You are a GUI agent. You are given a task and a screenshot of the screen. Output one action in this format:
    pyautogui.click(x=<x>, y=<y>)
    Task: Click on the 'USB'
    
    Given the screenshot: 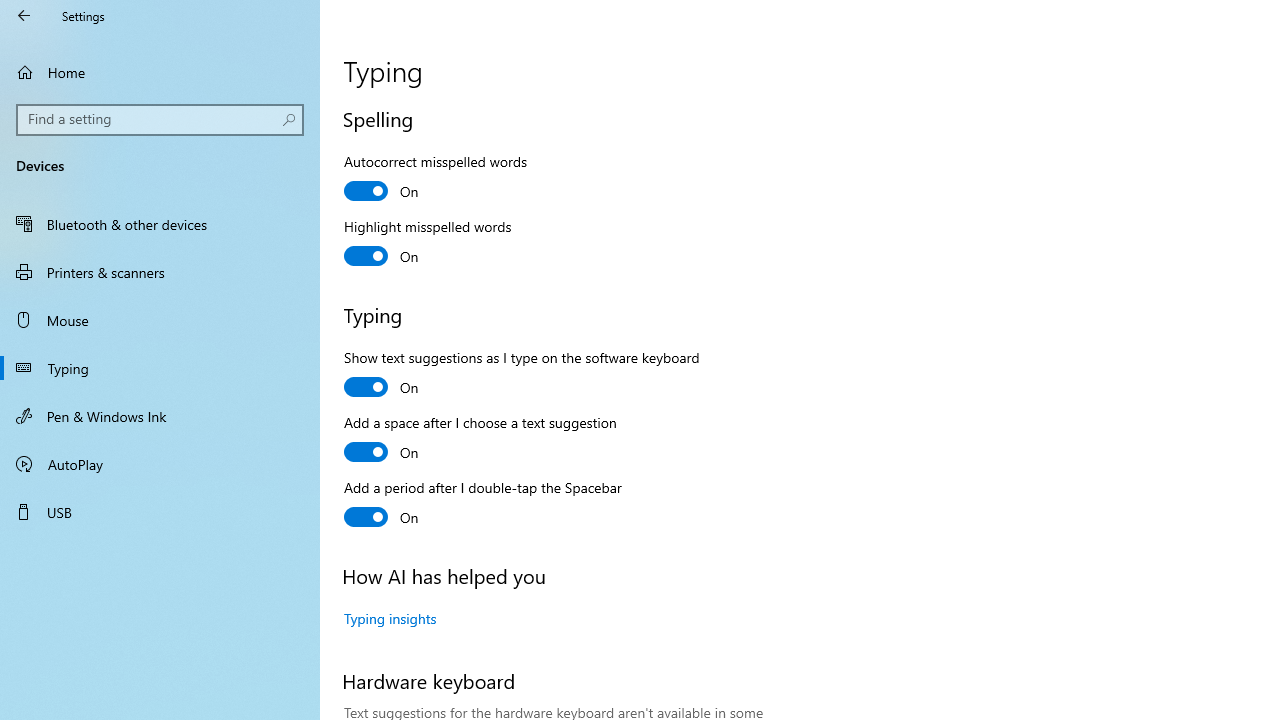 What is the action you would take?
    pyautogui.click(x=160, y=510)
    